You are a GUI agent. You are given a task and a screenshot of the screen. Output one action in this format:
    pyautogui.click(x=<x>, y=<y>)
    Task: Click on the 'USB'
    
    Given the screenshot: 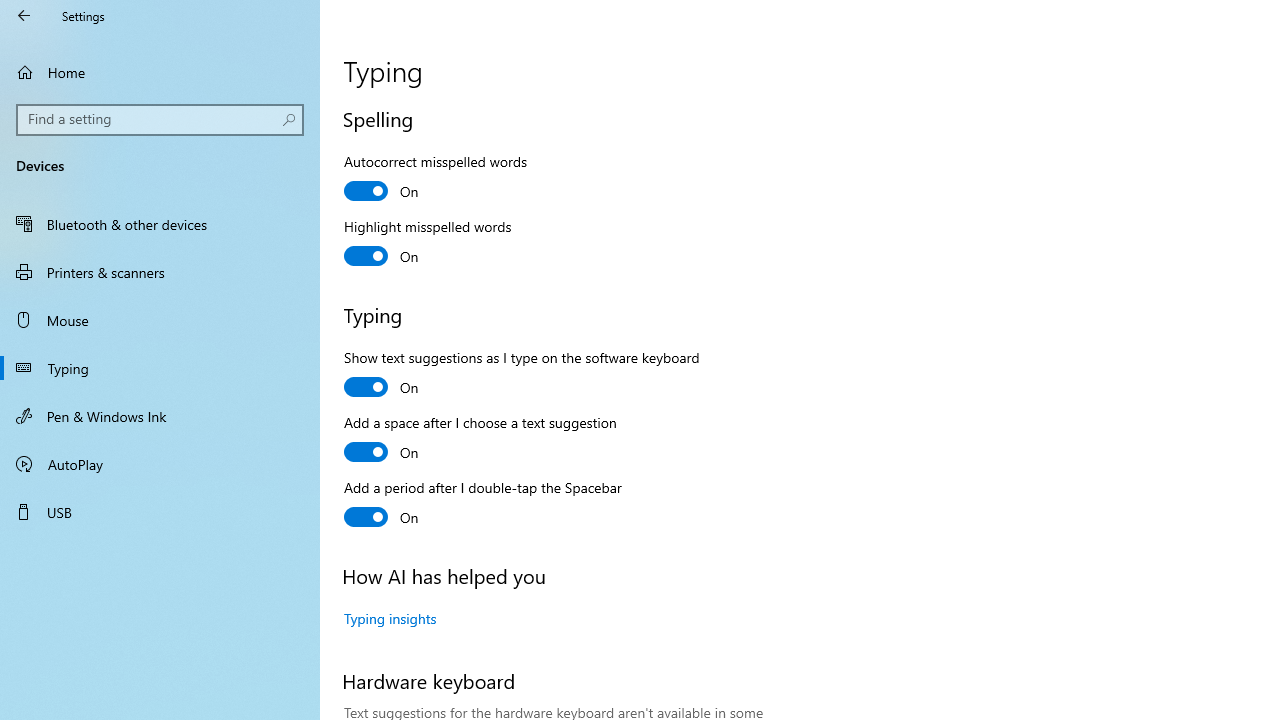 What is the action you would take?
    pyautogui.click(x=160, y=510)
    